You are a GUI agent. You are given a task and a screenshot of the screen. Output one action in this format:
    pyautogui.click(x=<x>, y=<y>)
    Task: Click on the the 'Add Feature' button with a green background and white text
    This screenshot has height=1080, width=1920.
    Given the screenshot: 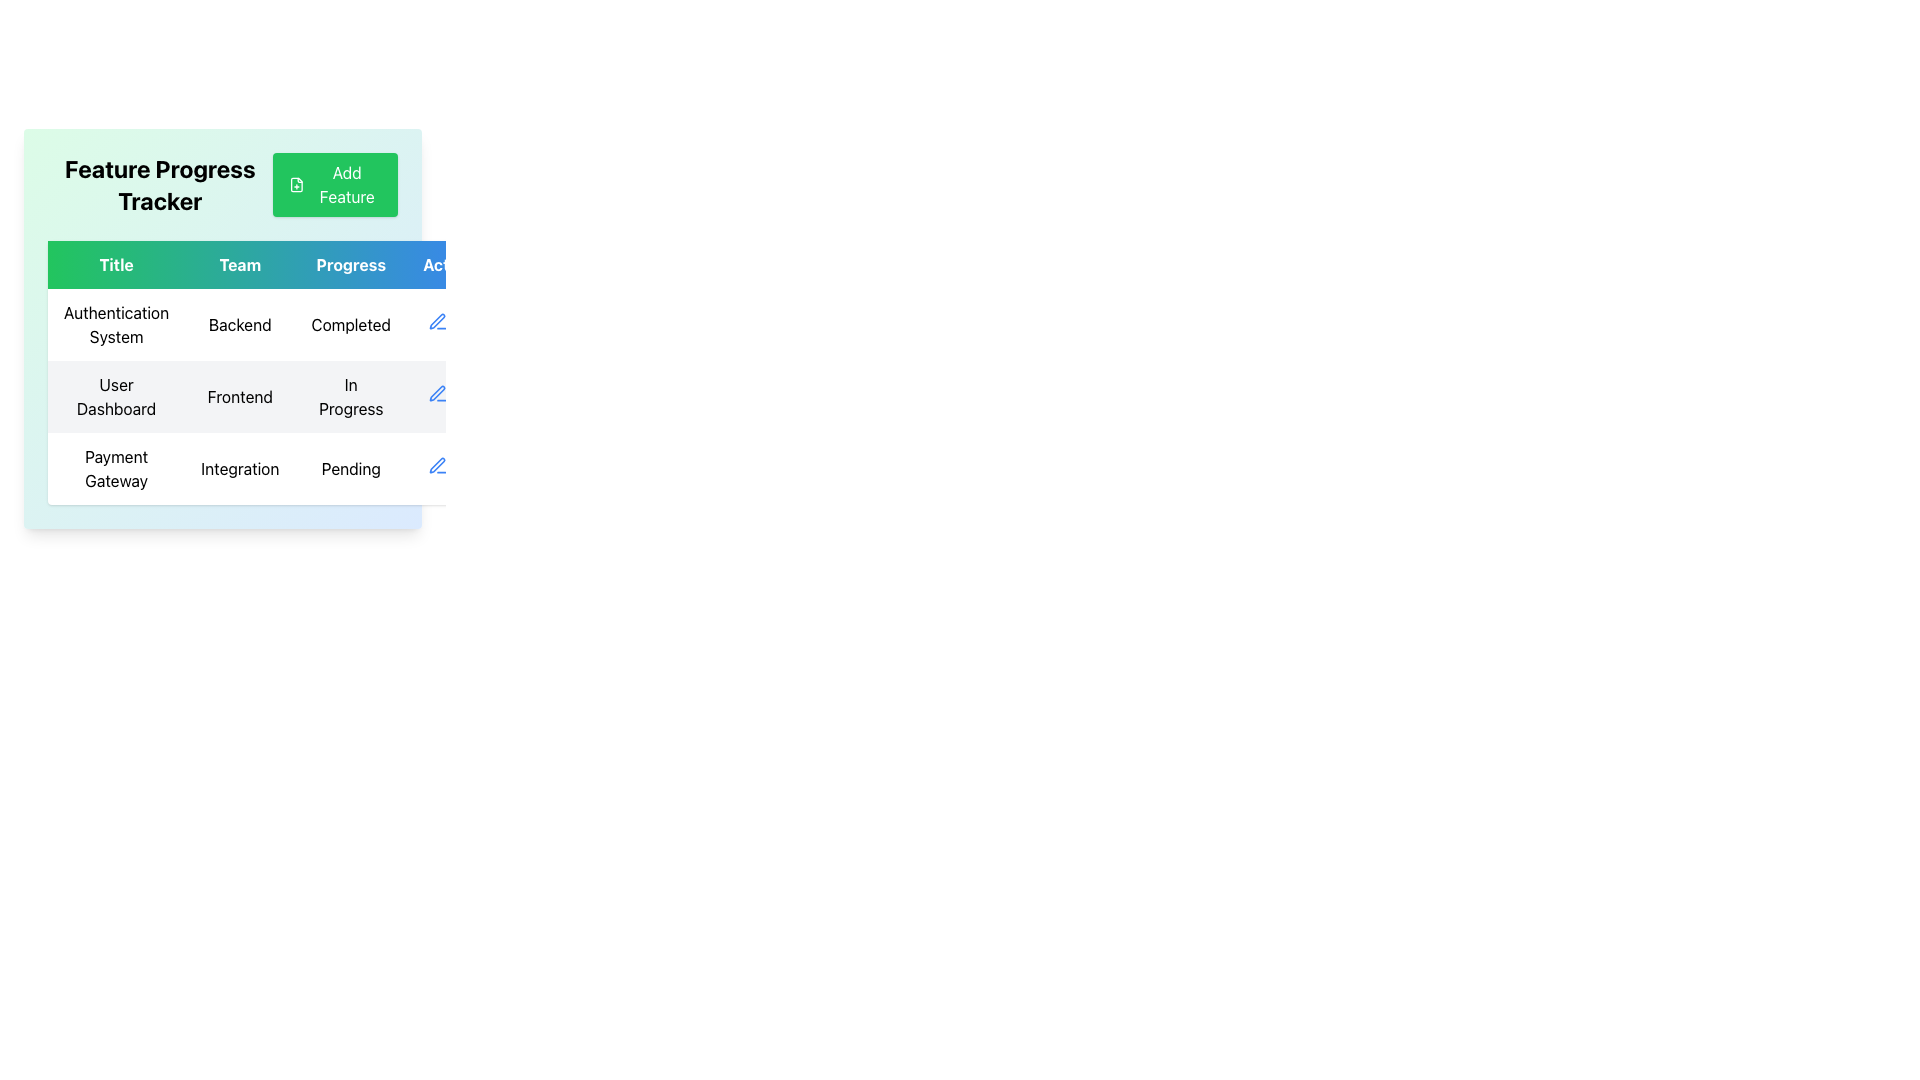 What is the action you would take?
    pyautogui.click(x=335, y=185)
    